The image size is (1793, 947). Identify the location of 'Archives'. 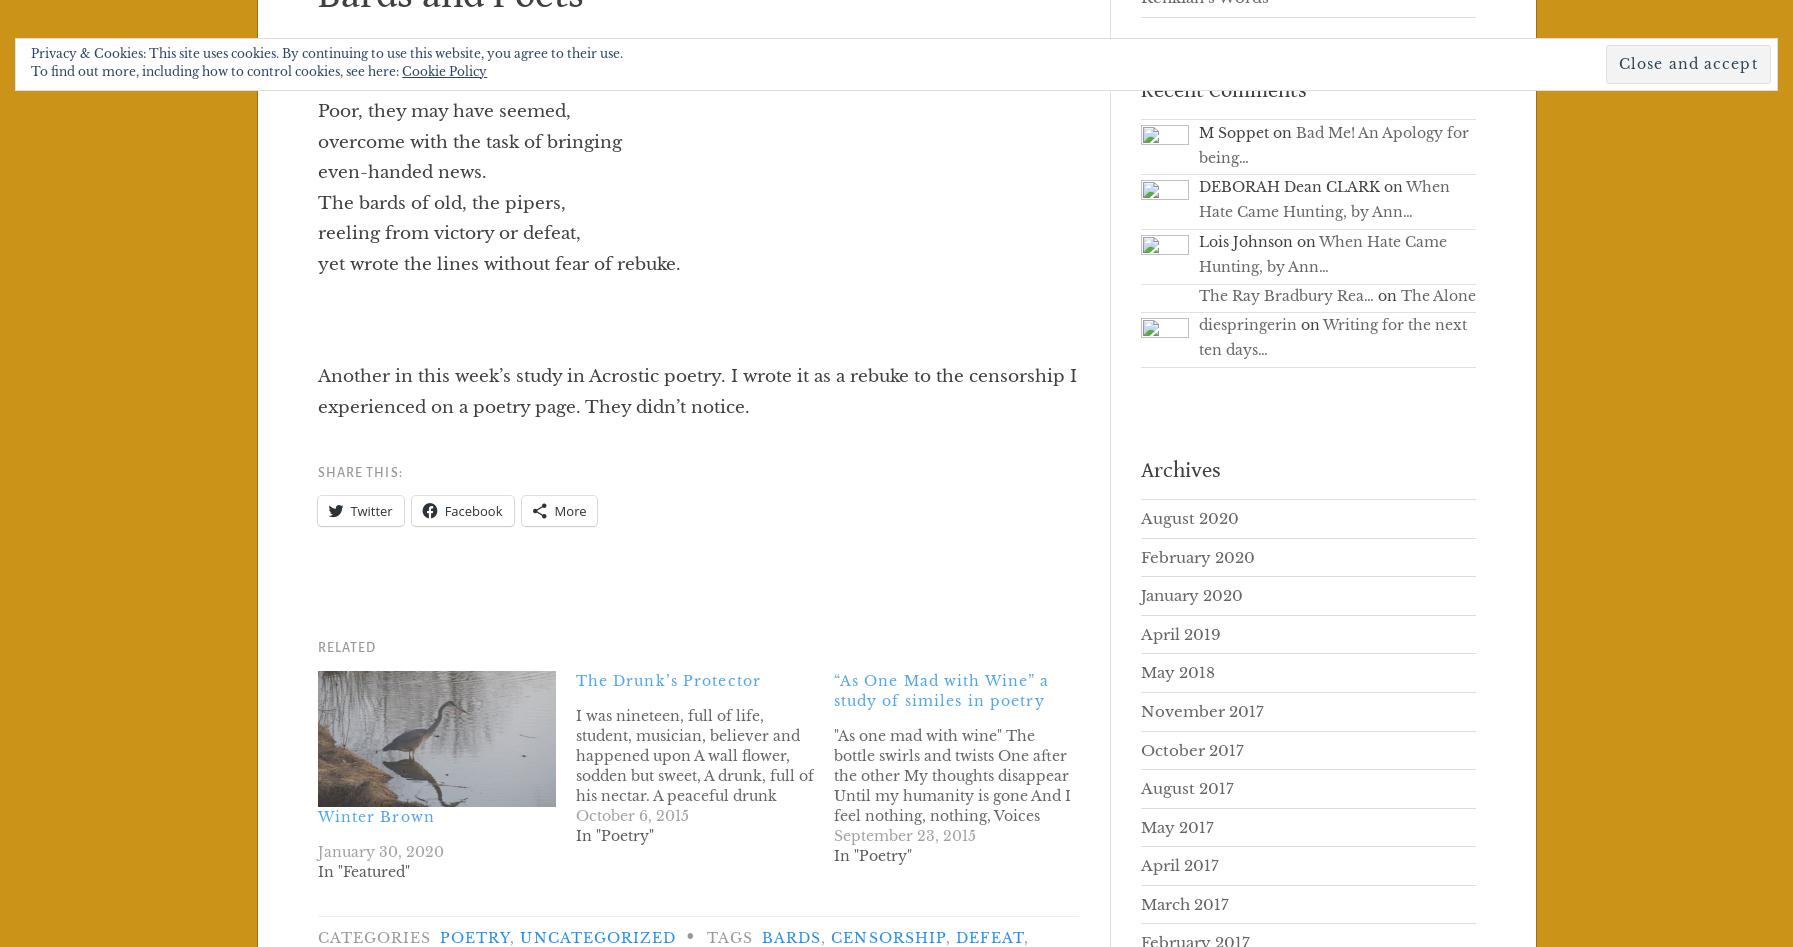
(1179, 469).